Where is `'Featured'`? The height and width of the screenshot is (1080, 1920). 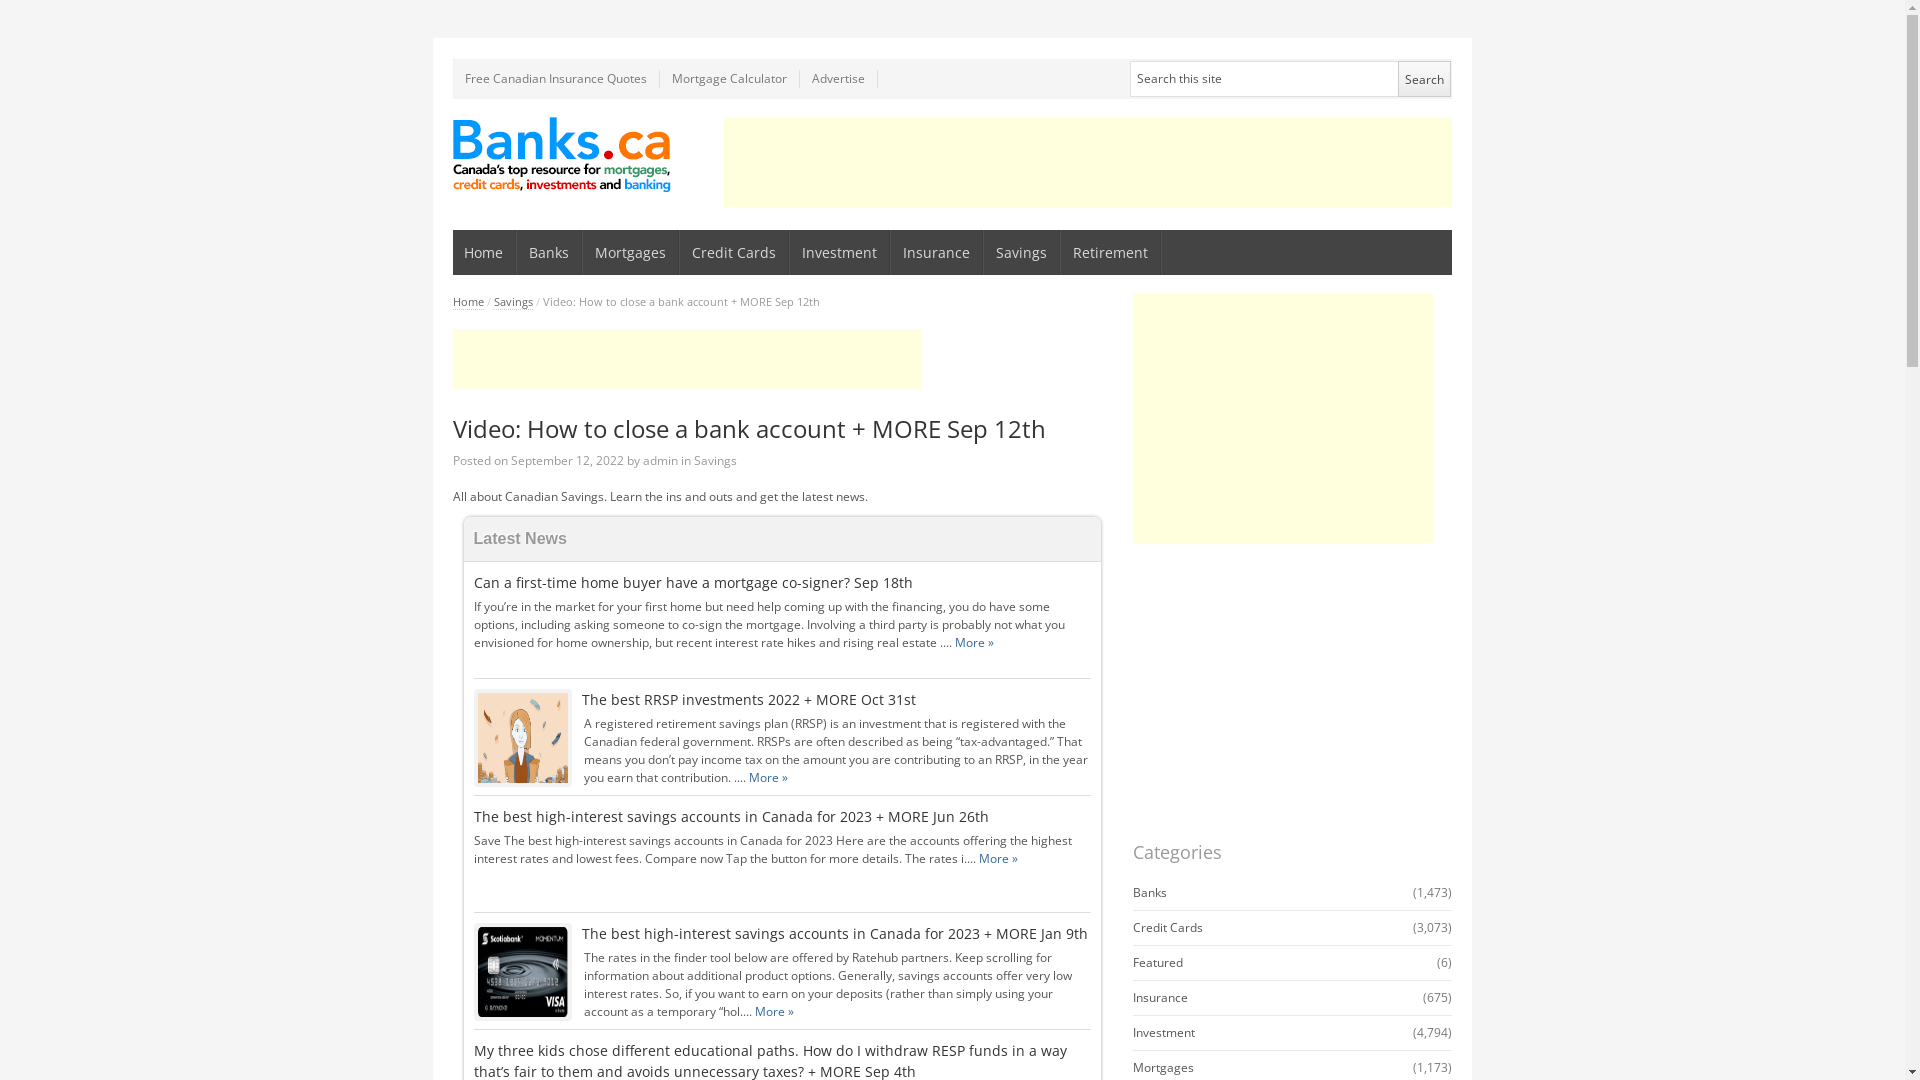 'Featured' is located at coordinates (1156, 961).